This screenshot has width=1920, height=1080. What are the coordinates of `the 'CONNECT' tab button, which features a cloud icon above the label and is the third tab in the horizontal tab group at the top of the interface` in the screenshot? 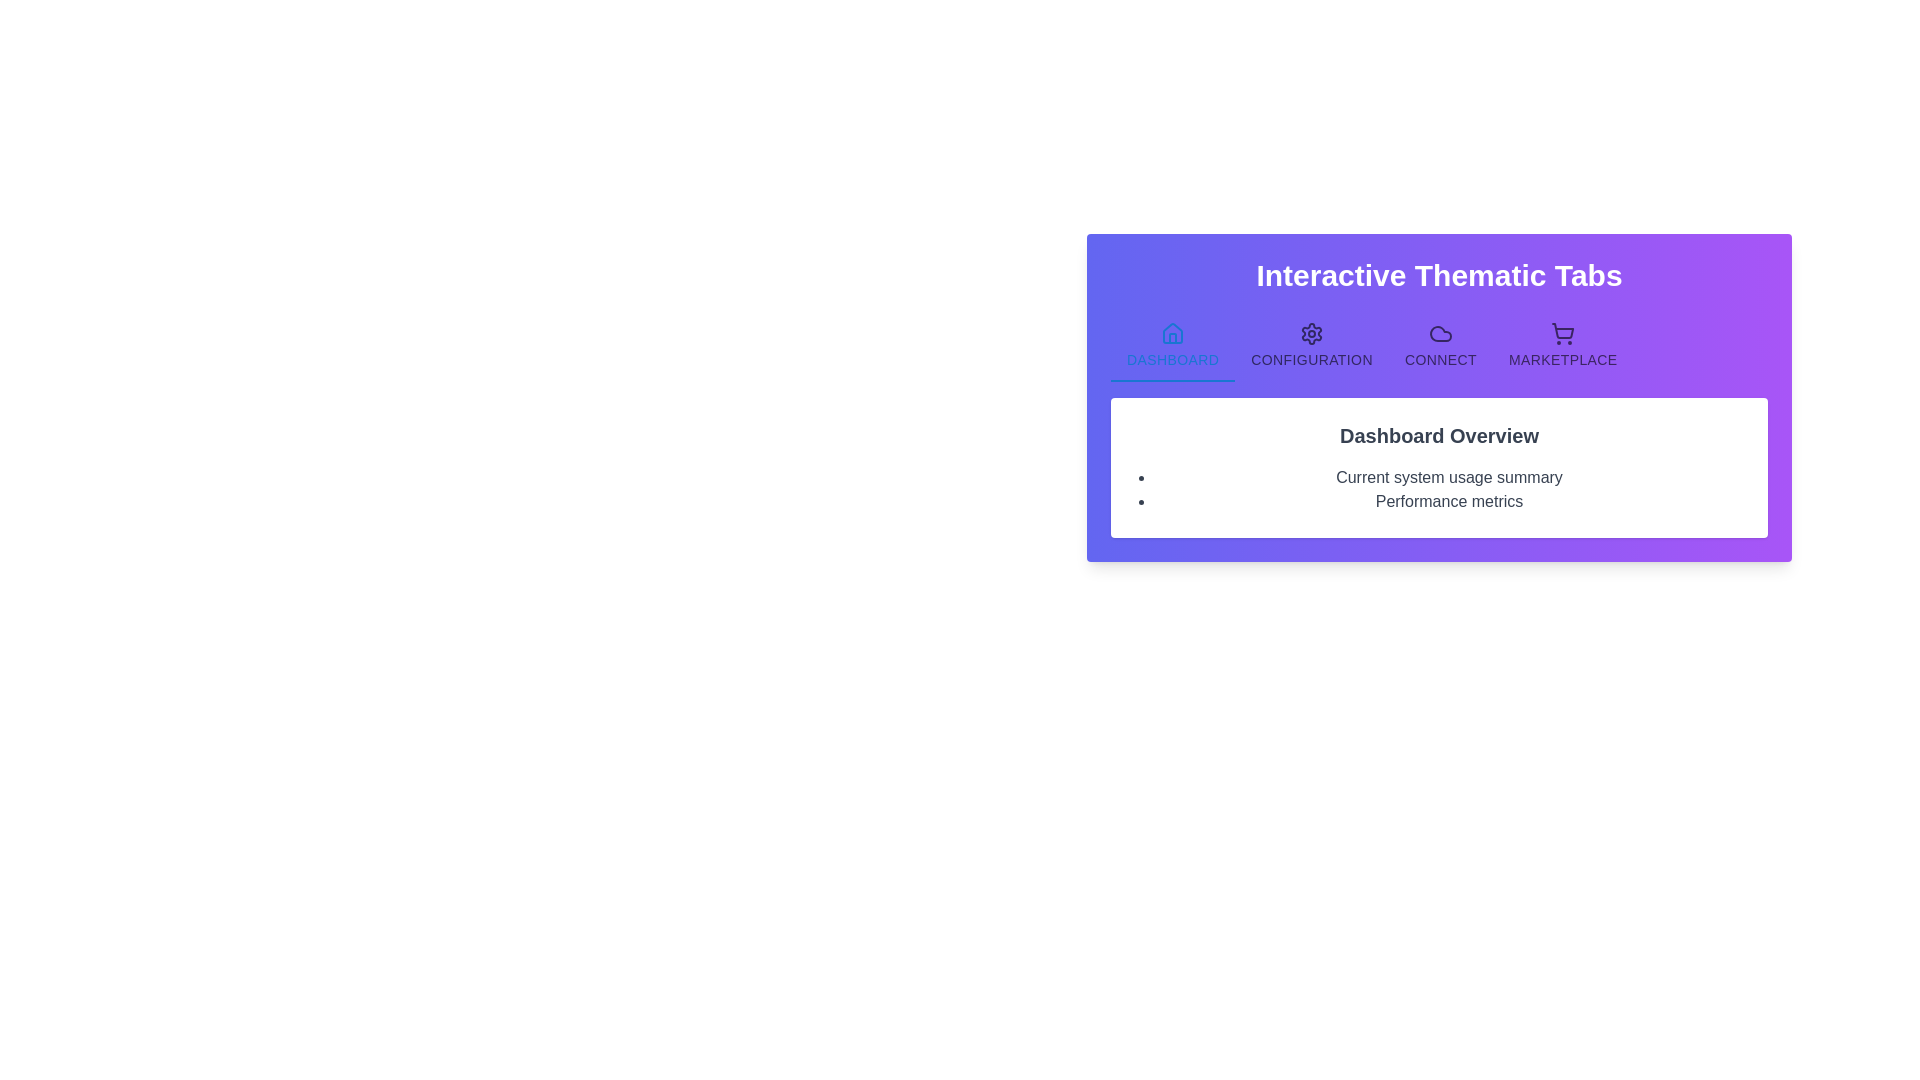 It's located at (1440, 345).